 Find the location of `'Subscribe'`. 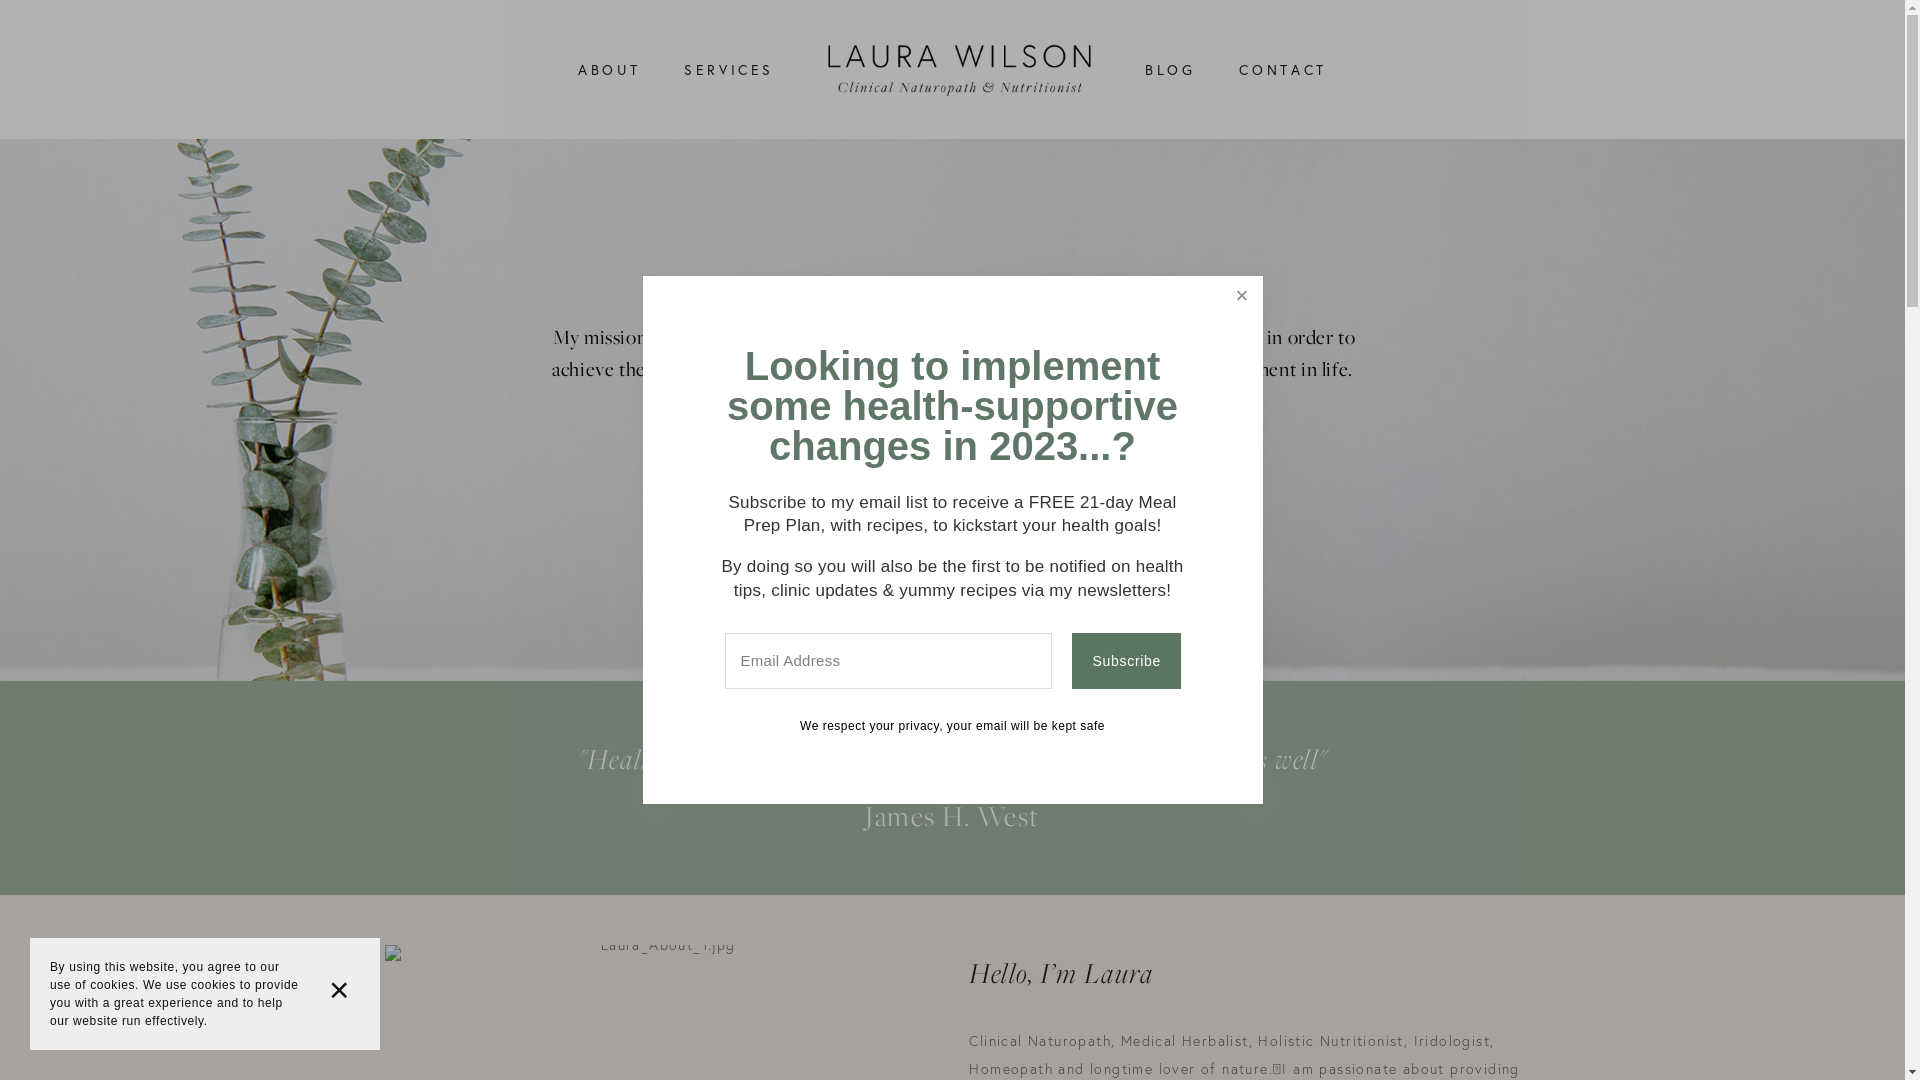

'Subscribe' is located at coordinates (1070, 660).